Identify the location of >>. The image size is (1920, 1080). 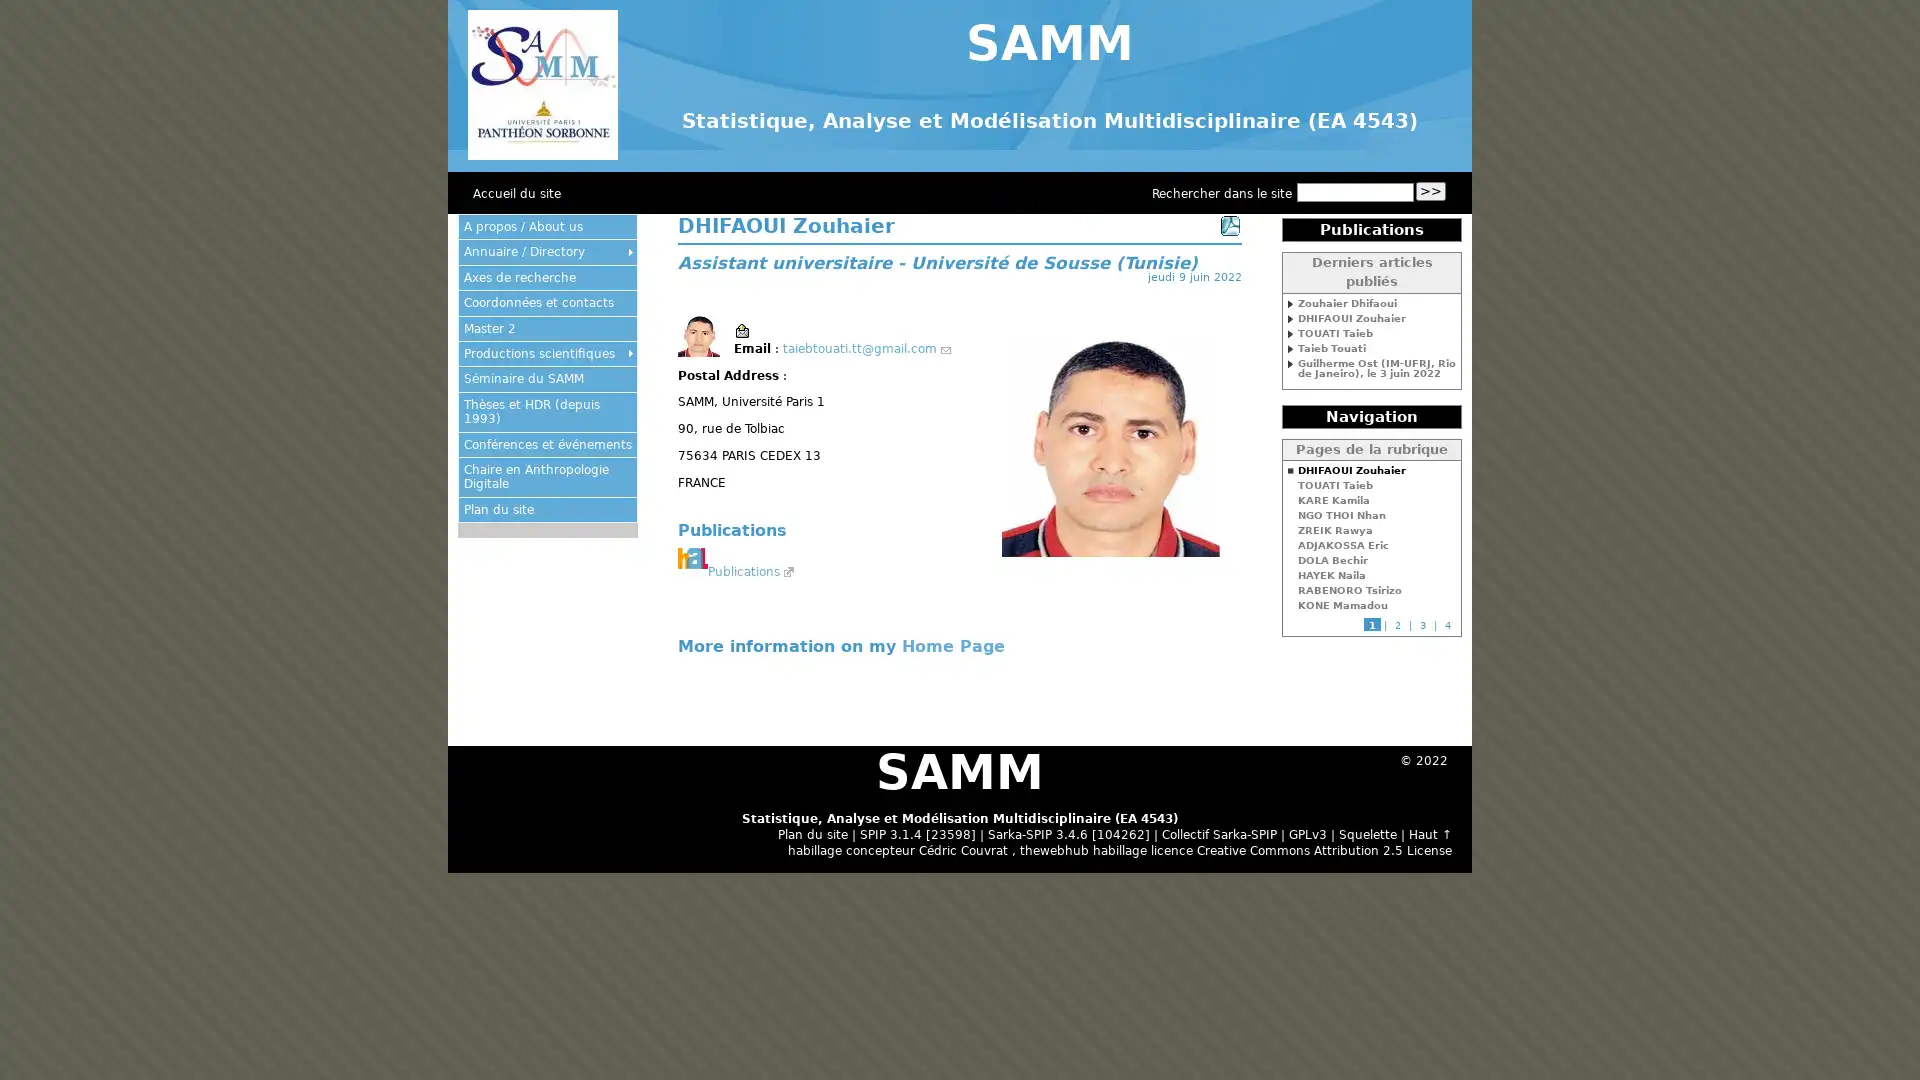
(1429, 191).